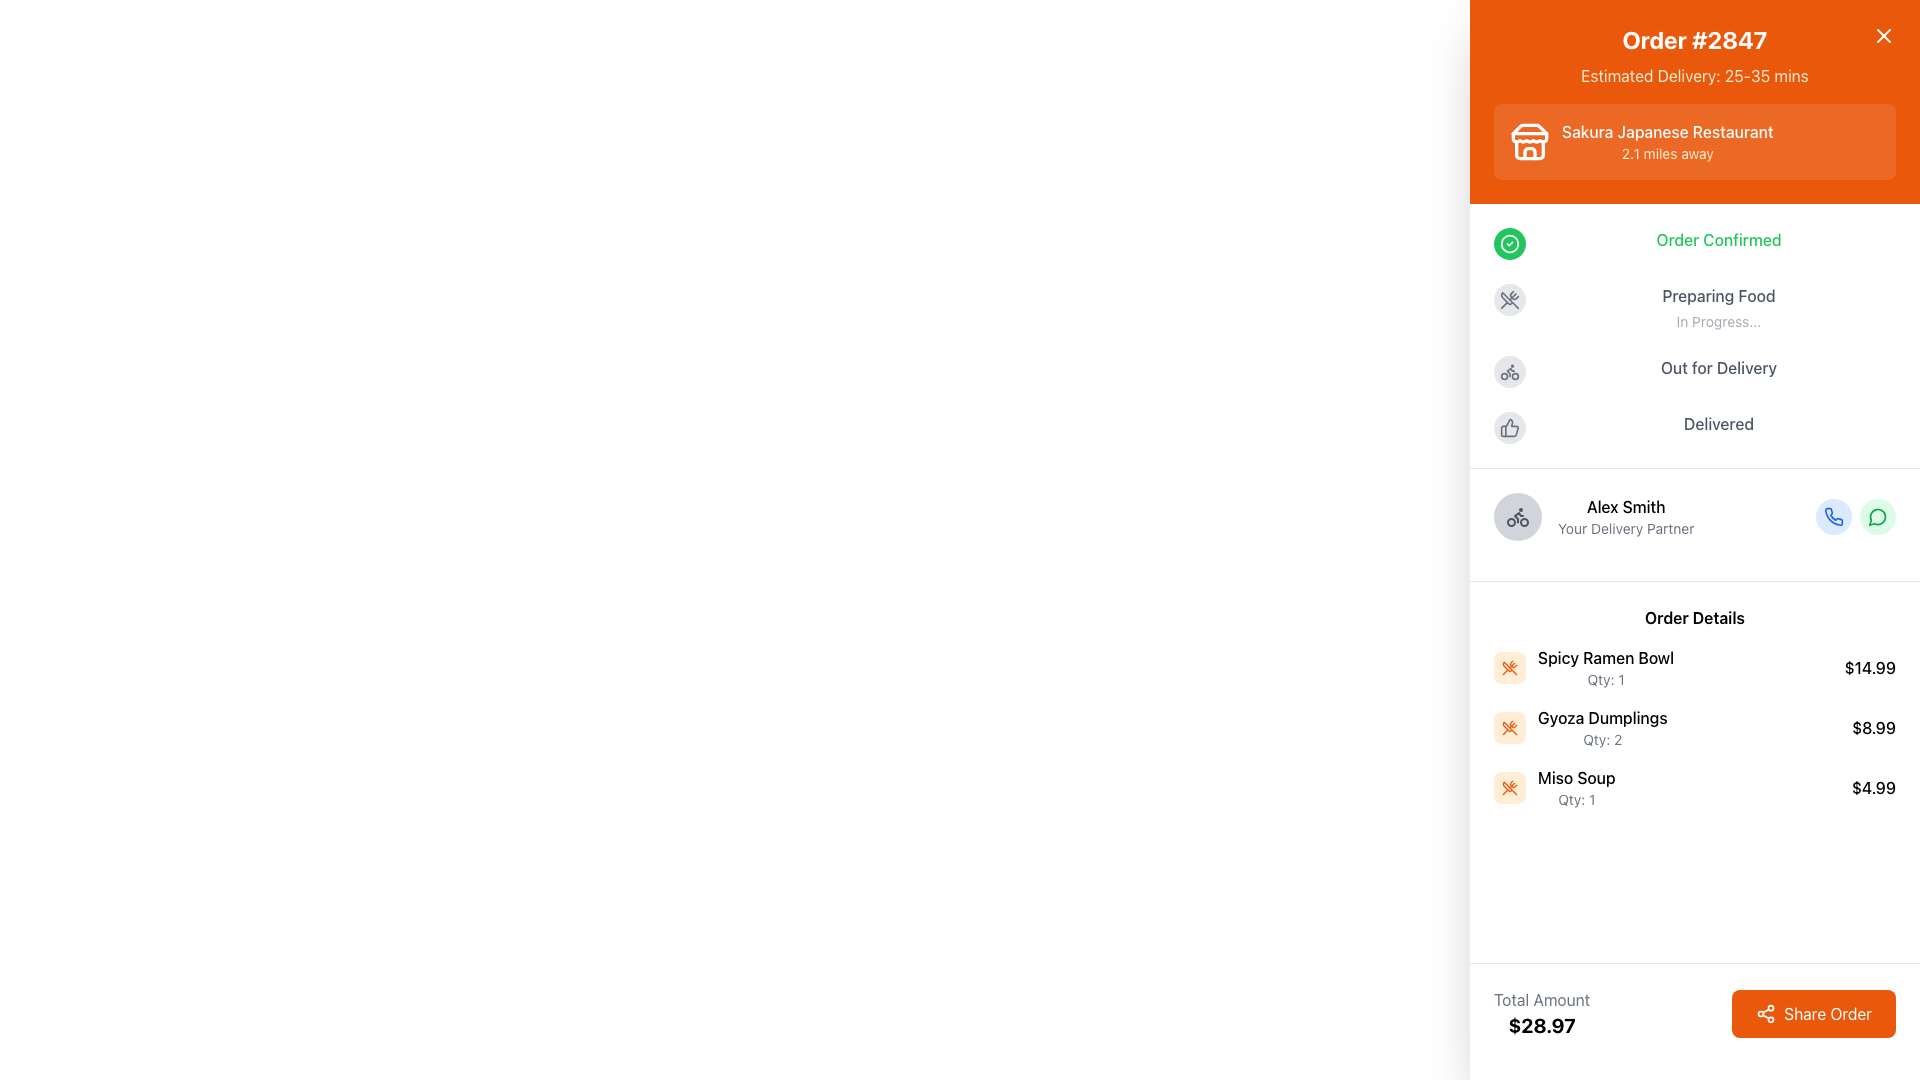 This screenshot has height=1080, width=1920. I want to click on the square icon with a light orange background and crossed utensils, located next to the 'Miso Soup' order item in the 'Order Details' section, so click(1510, 786).